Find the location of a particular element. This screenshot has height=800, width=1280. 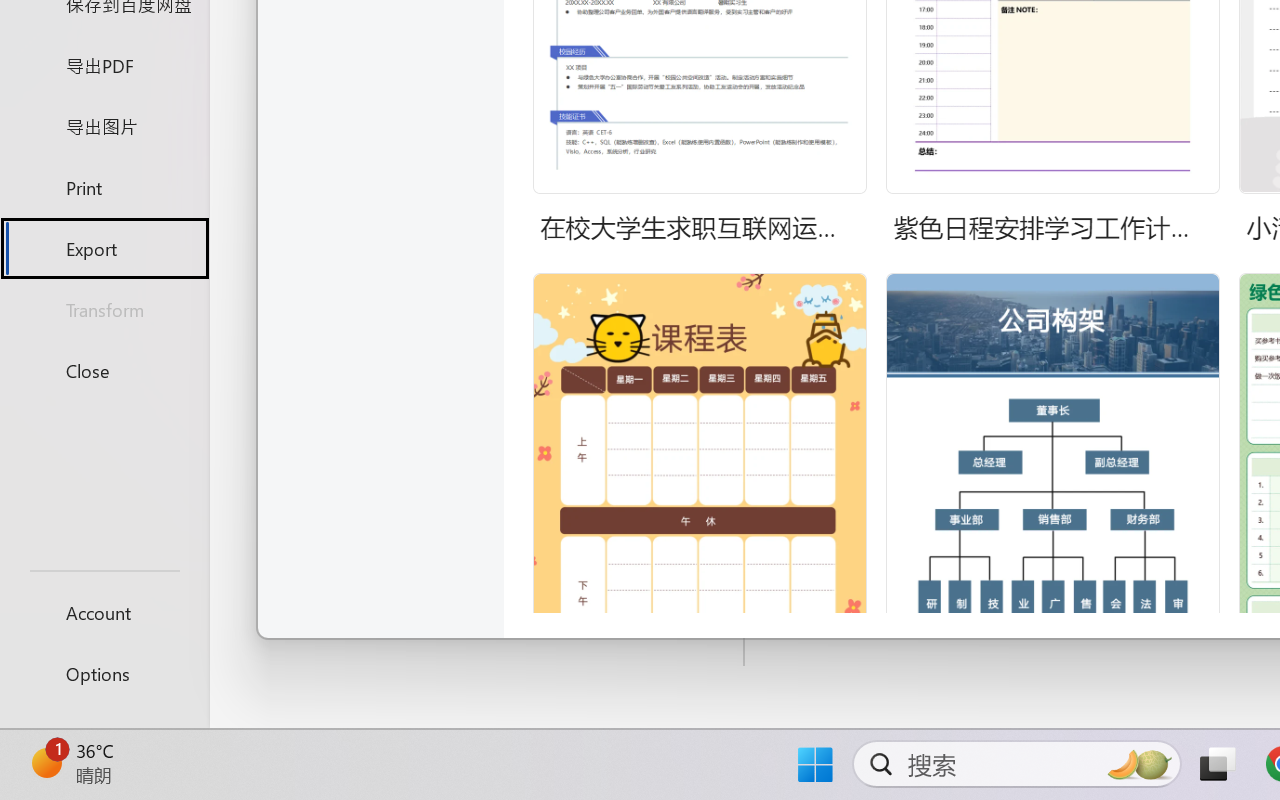

'Account' is located at coordinates (103, 612).